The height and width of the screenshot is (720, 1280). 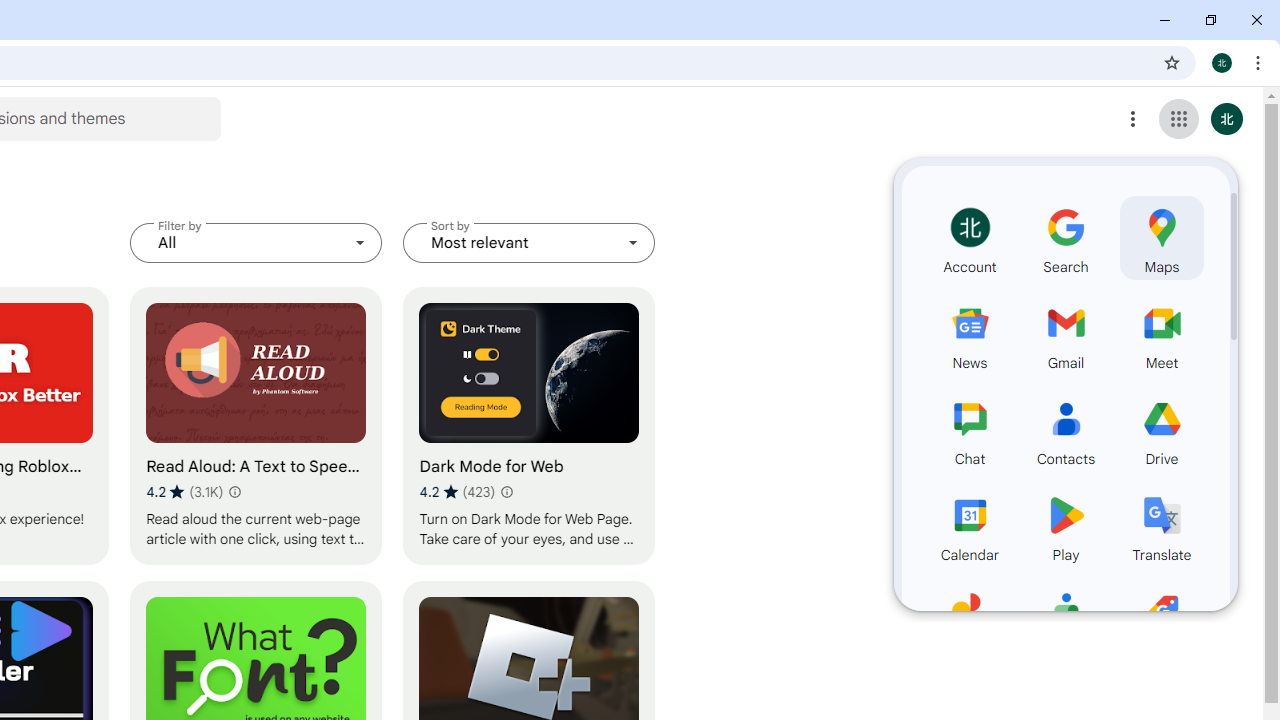 What do you see at coordinates (255, 242) in the screenshot?
I see `'Filter by All'` at bounding box center [255, 242].